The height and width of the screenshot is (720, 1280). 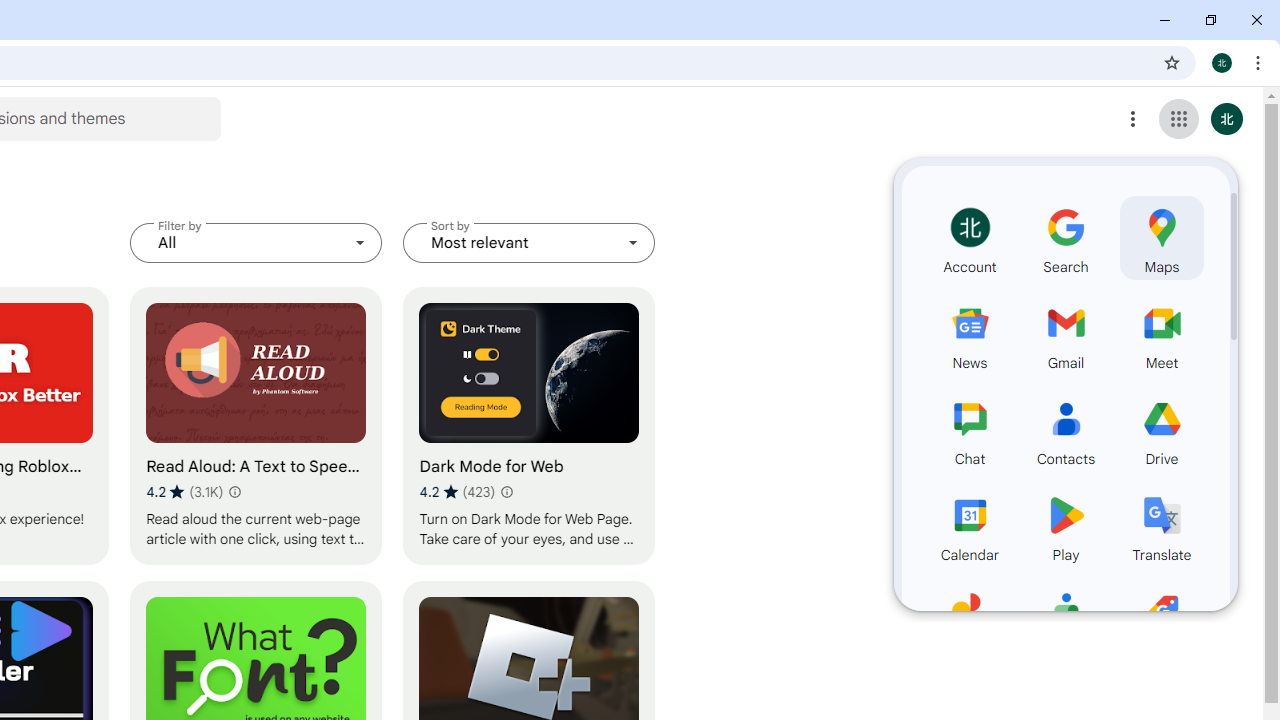 What do you see at coordinates (255, 242) in the screenshot?
I see `'Filter by All'` at bounding box center [255, 242].